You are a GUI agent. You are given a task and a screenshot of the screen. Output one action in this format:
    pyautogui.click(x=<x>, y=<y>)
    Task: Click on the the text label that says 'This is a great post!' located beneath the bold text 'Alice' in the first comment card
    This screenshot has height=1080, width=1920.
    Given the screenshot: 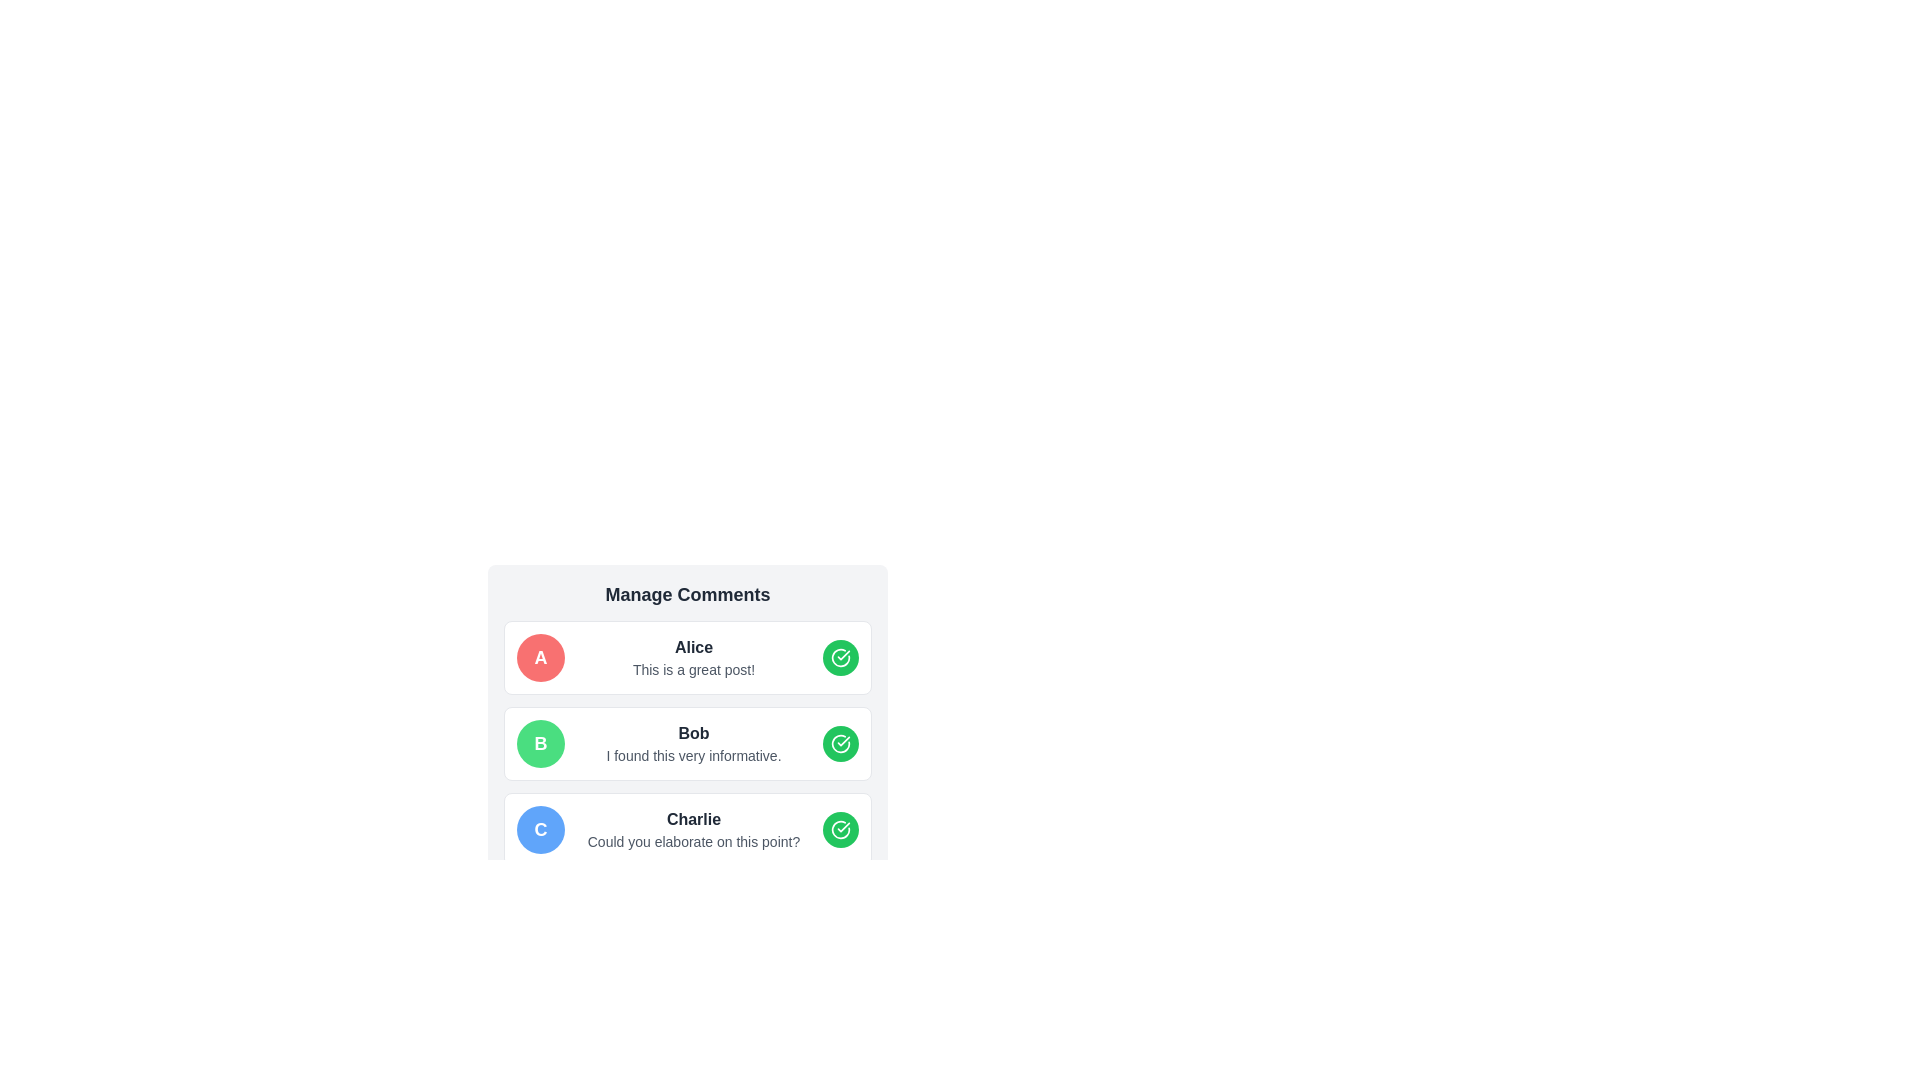 What is the action you would take?
    pyautogui.click(x=694, y=670)
    